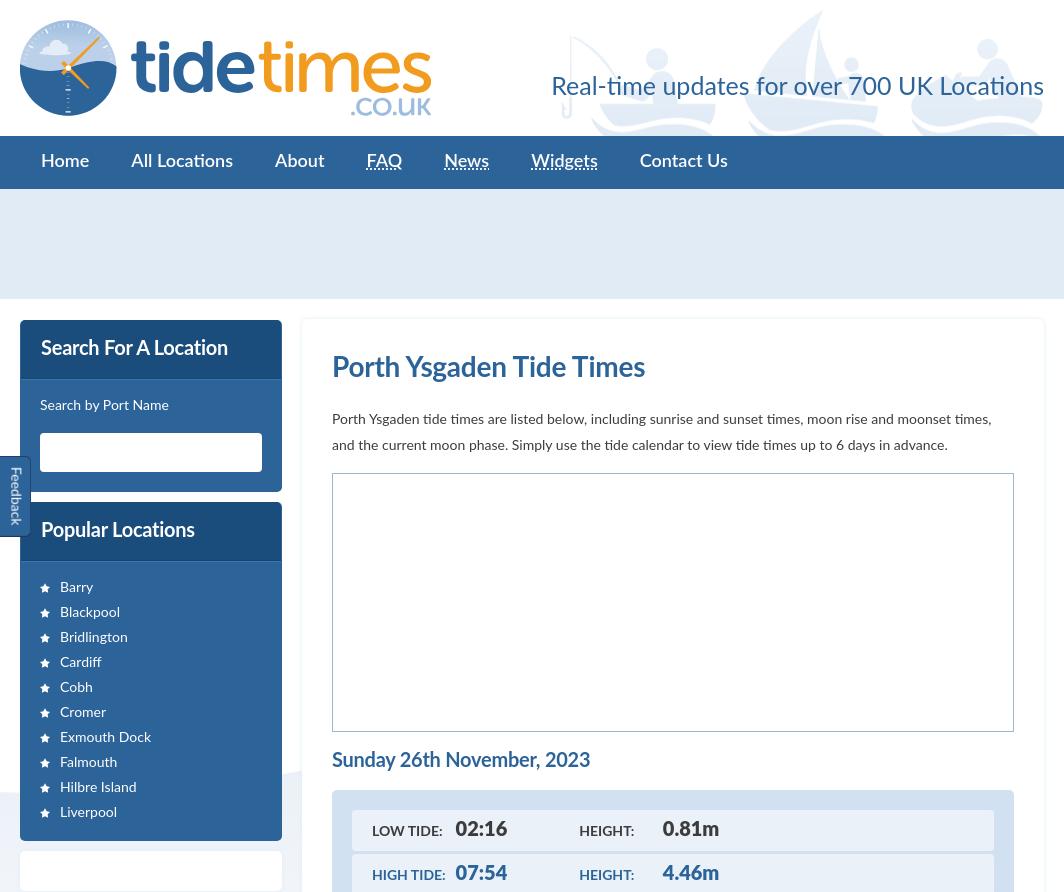 The width and height of the screenshot is (1064, 892). I want to click on '07:54', so click(481, 872).